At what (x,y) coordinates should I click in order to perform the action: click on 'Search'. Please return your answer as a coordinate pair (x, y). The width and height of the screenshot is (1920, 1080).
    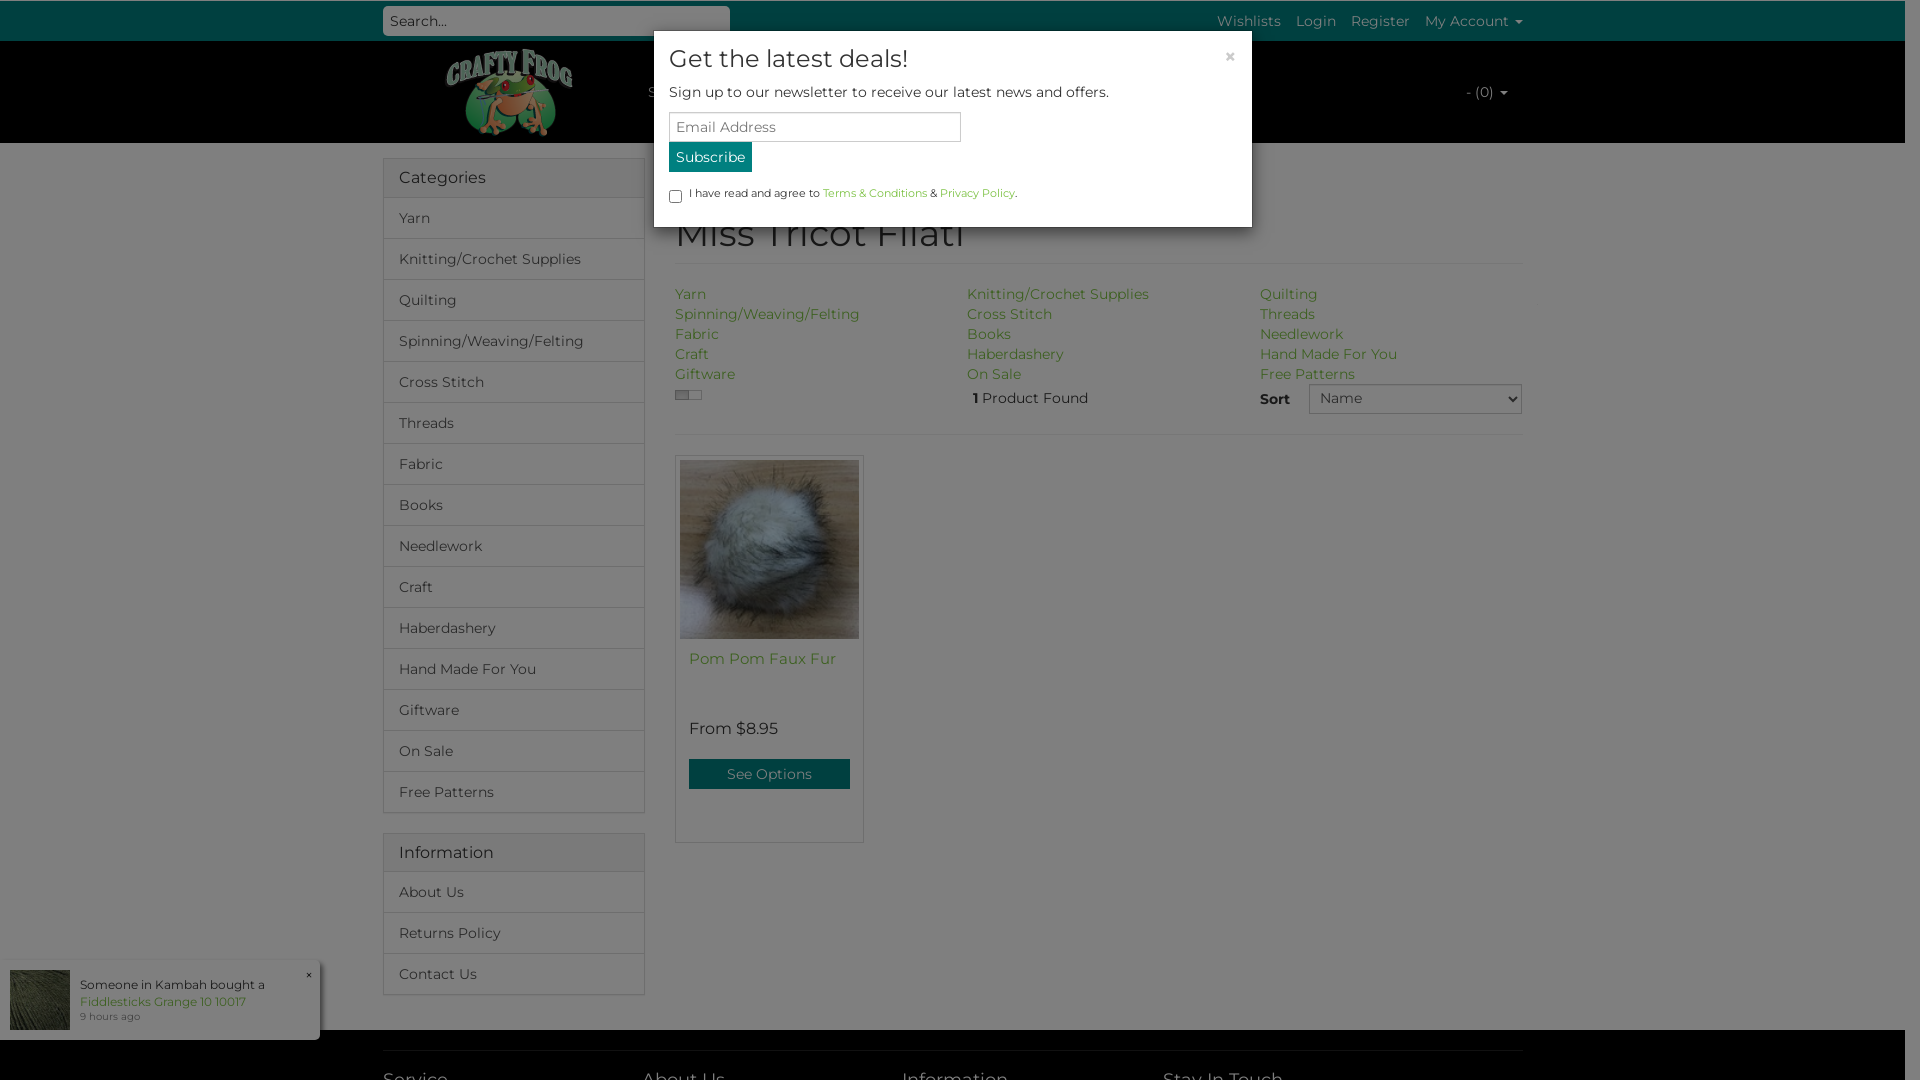
    Looking at the image, I should click on (733, 20).